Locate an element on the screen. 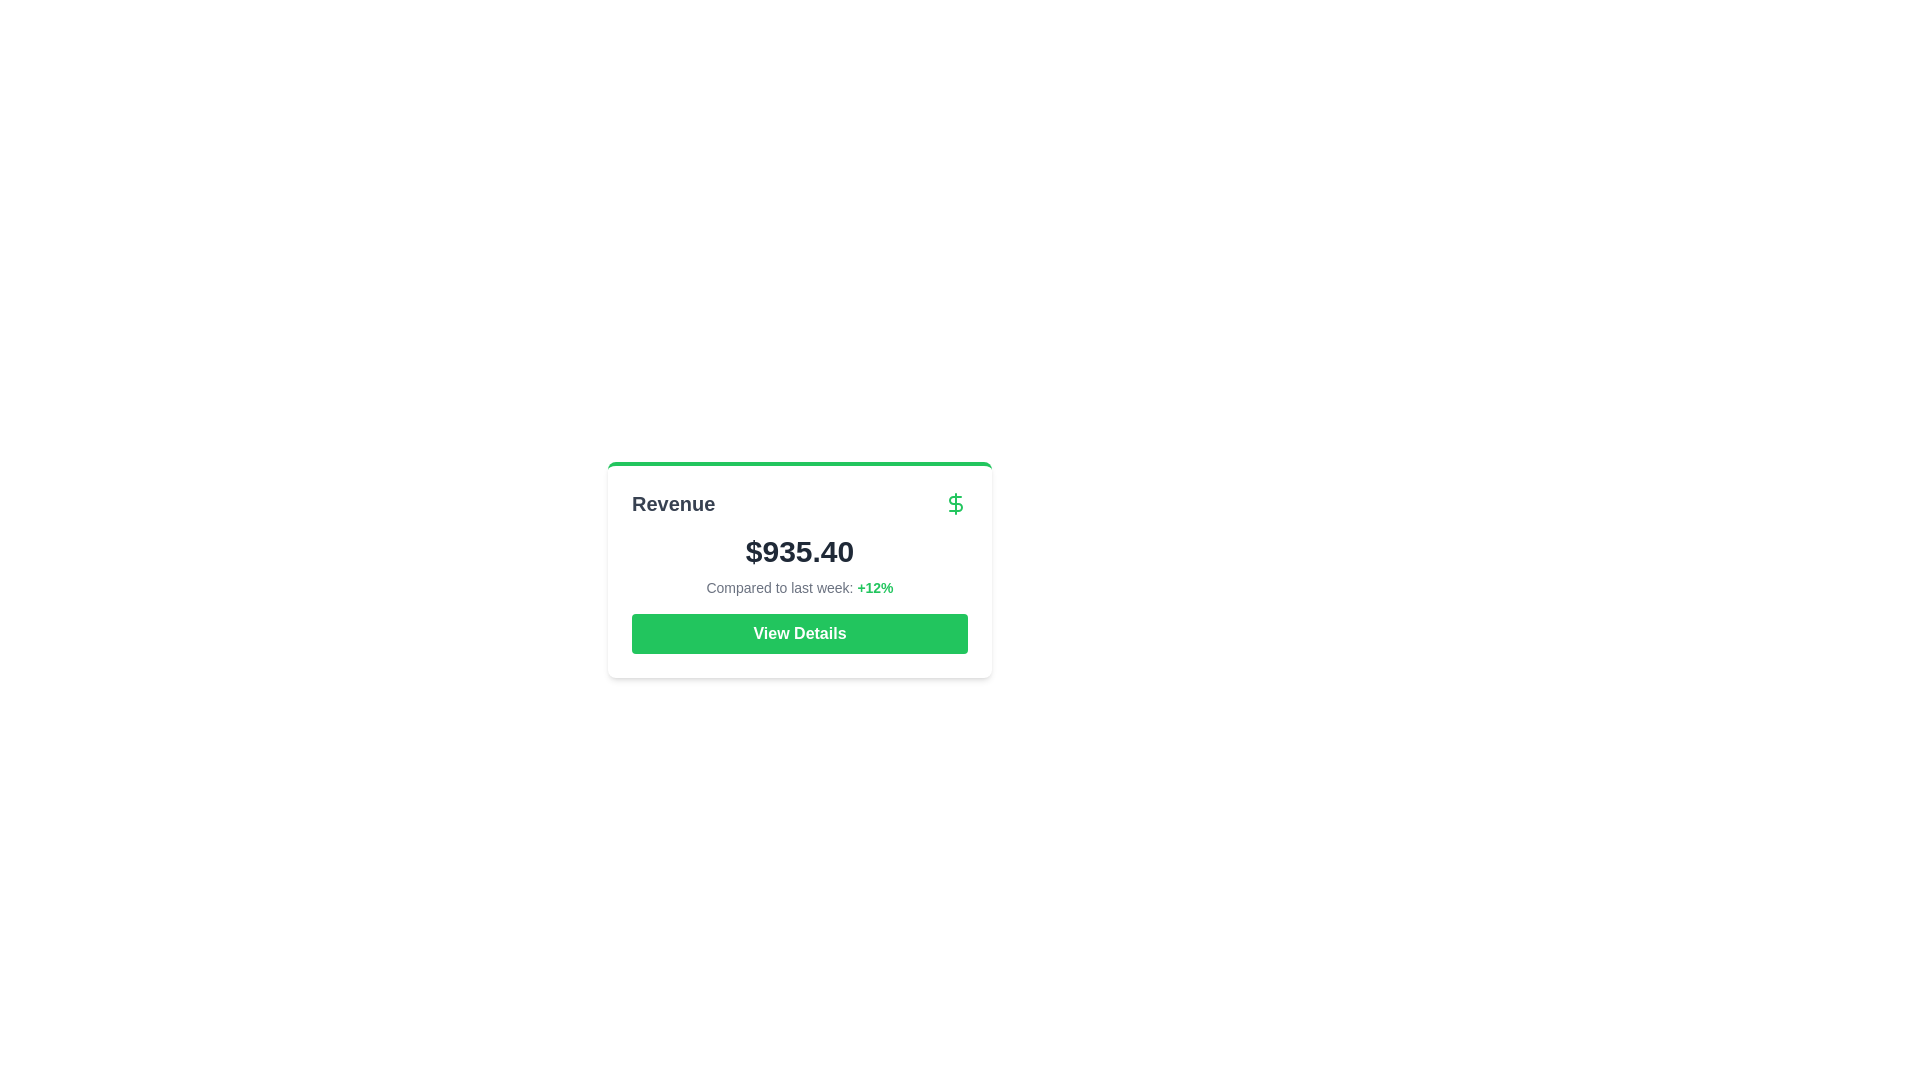  text display showing 'Compared to last week: +12%' which is highlighted in green and bold, located below the monetary figure '$935.40' and above the green button 'View Details' is located at coordinates (800, 586).